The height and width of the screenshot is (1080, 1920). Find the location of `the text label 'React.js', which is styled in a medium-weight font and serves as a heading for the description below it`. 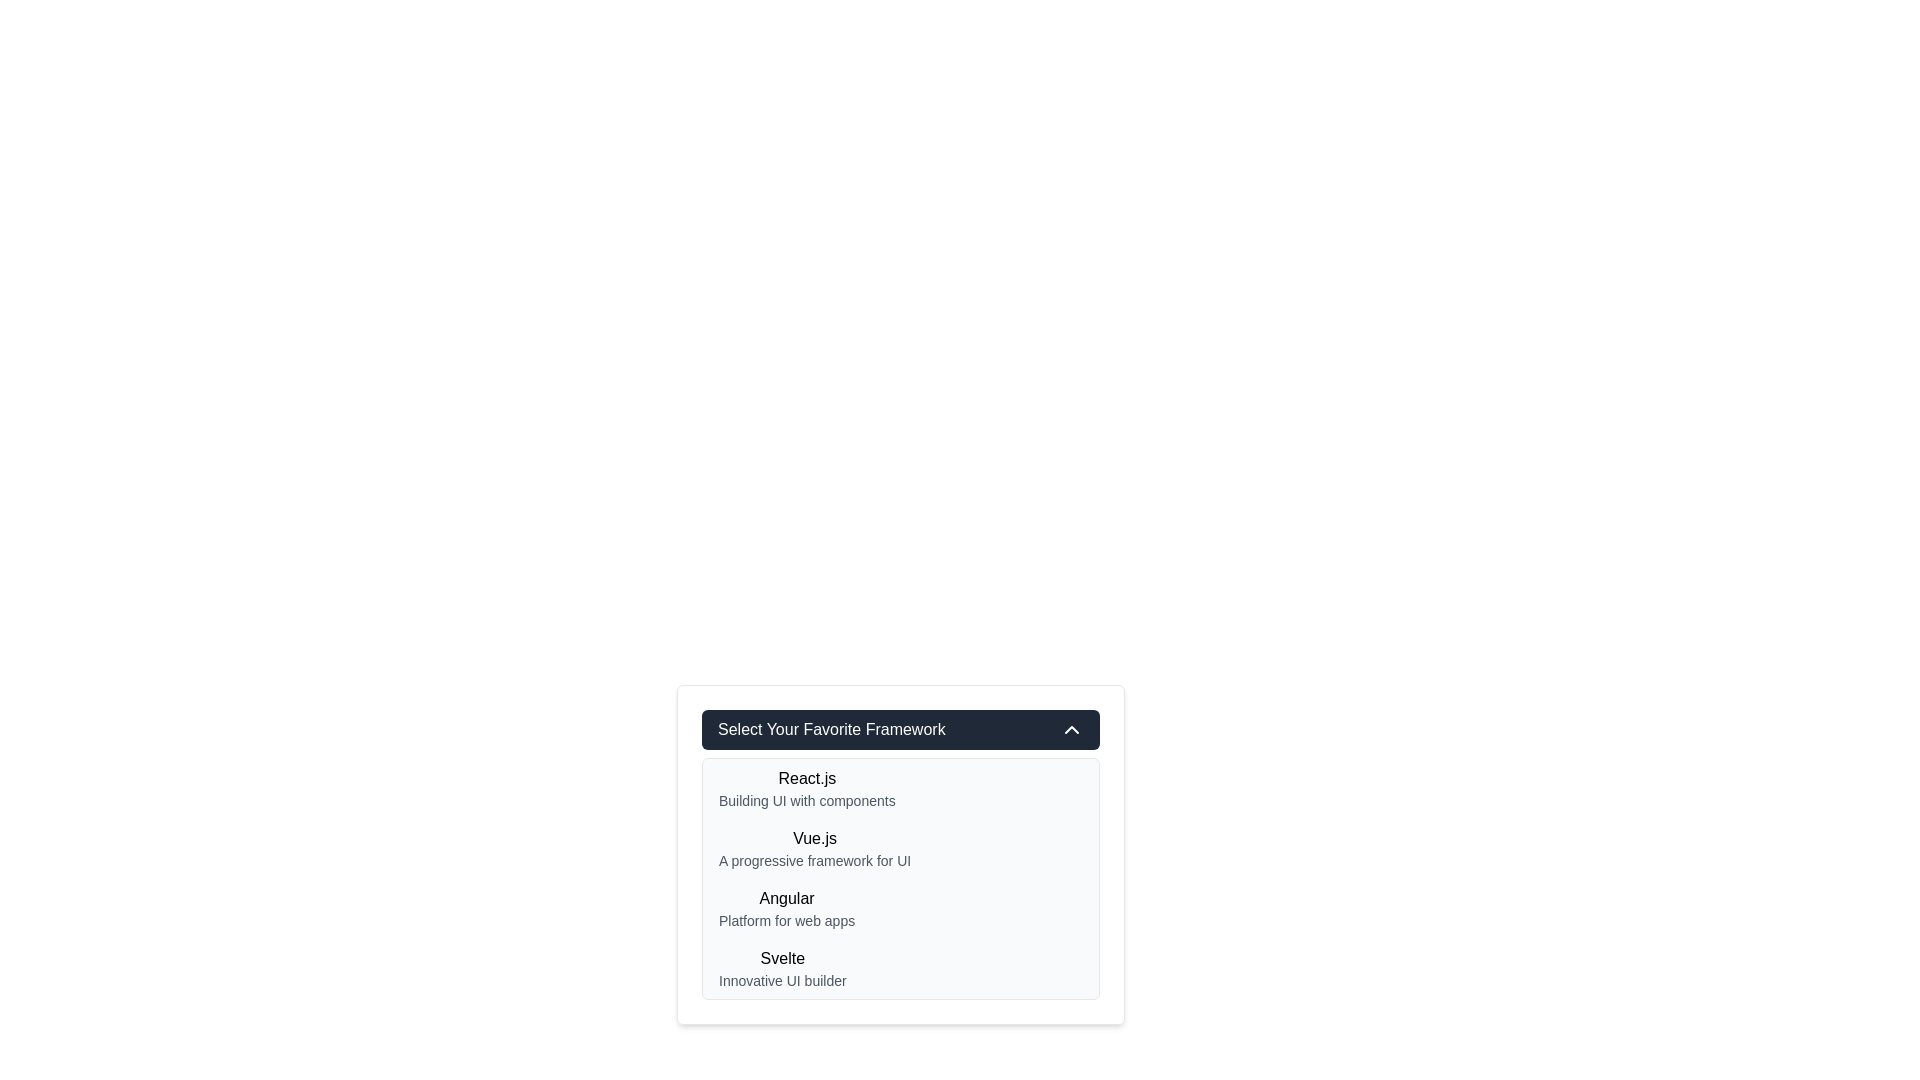

the text label 'React.js', which is styled in a medium-weight font and serves as a heading for the description below it is located at coordinates (807, 778).